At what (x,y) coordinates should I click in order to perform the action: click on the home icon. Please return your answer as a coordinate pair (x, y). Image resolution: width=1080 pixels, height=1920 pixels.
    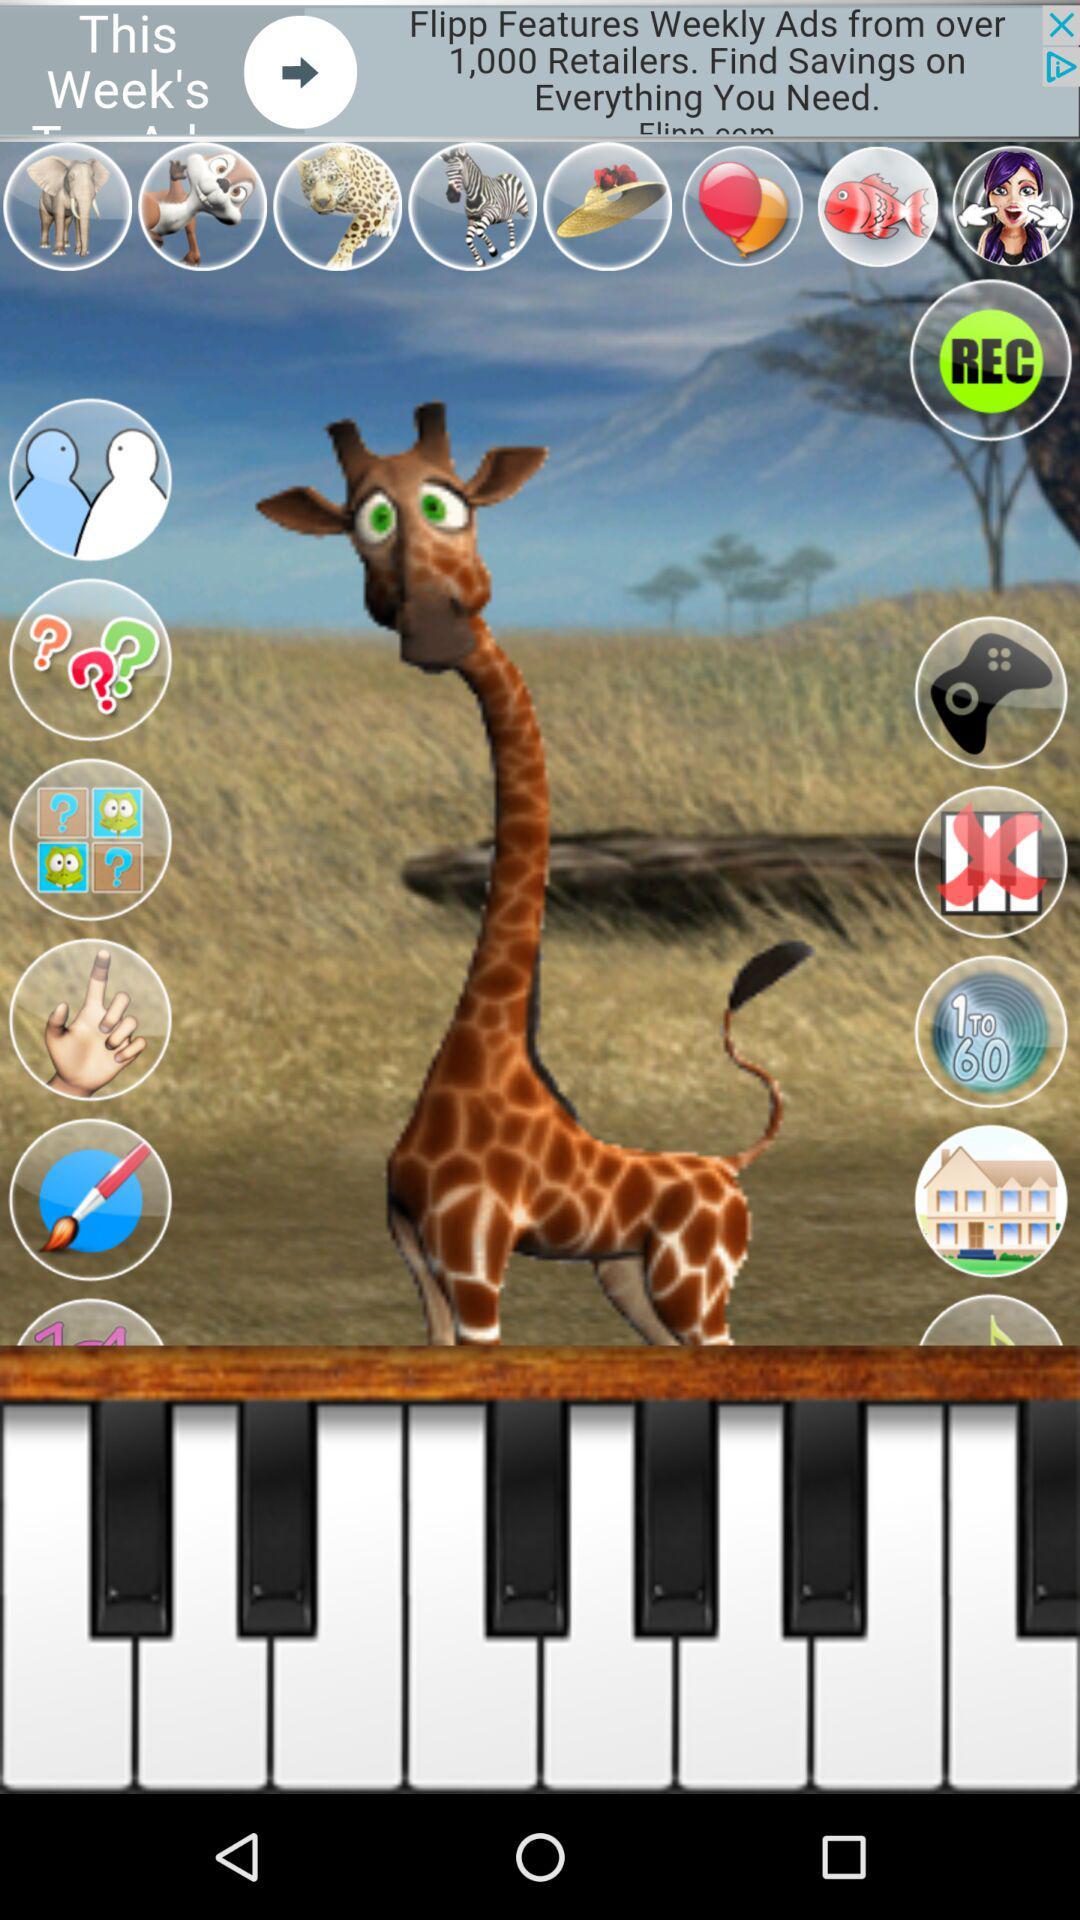
    Looking at the image, I should click on (990, 1285).